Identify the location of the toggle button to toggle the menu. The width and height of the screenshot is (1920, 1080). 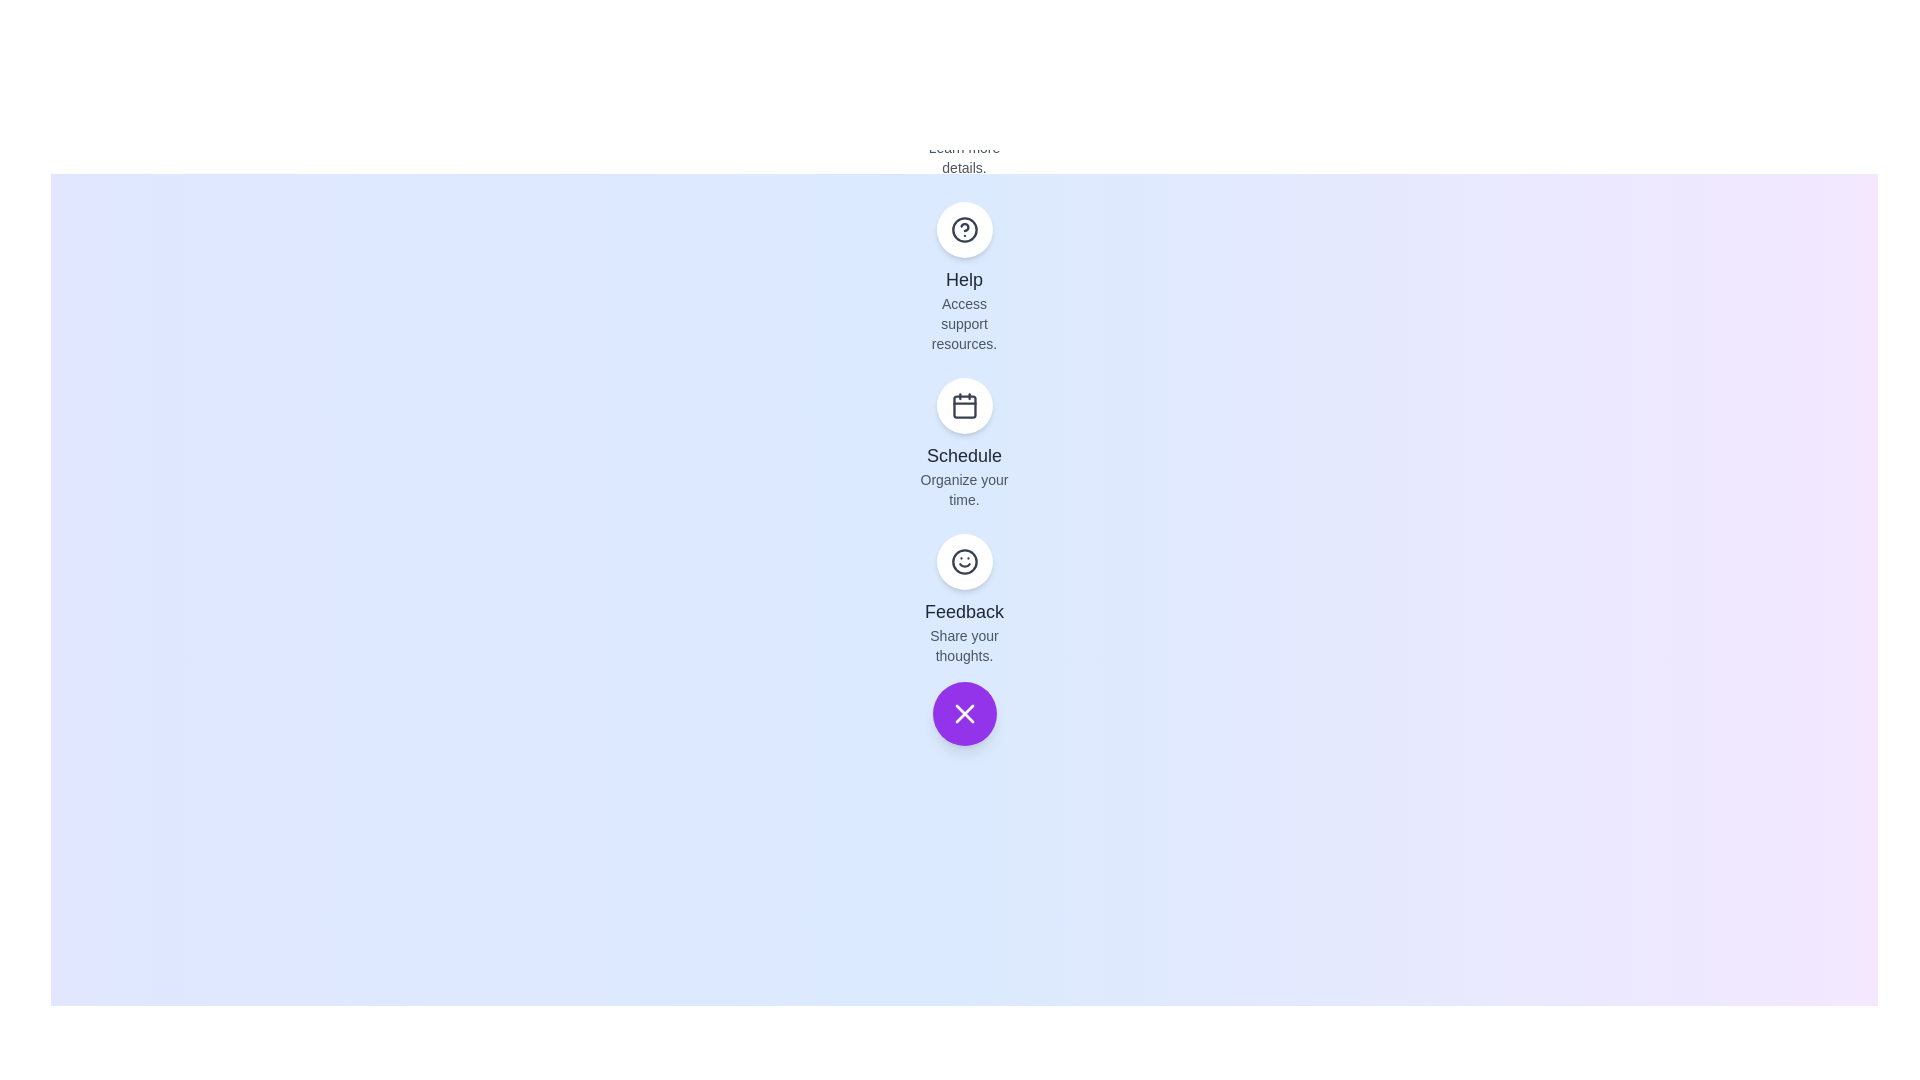
(964, 712).